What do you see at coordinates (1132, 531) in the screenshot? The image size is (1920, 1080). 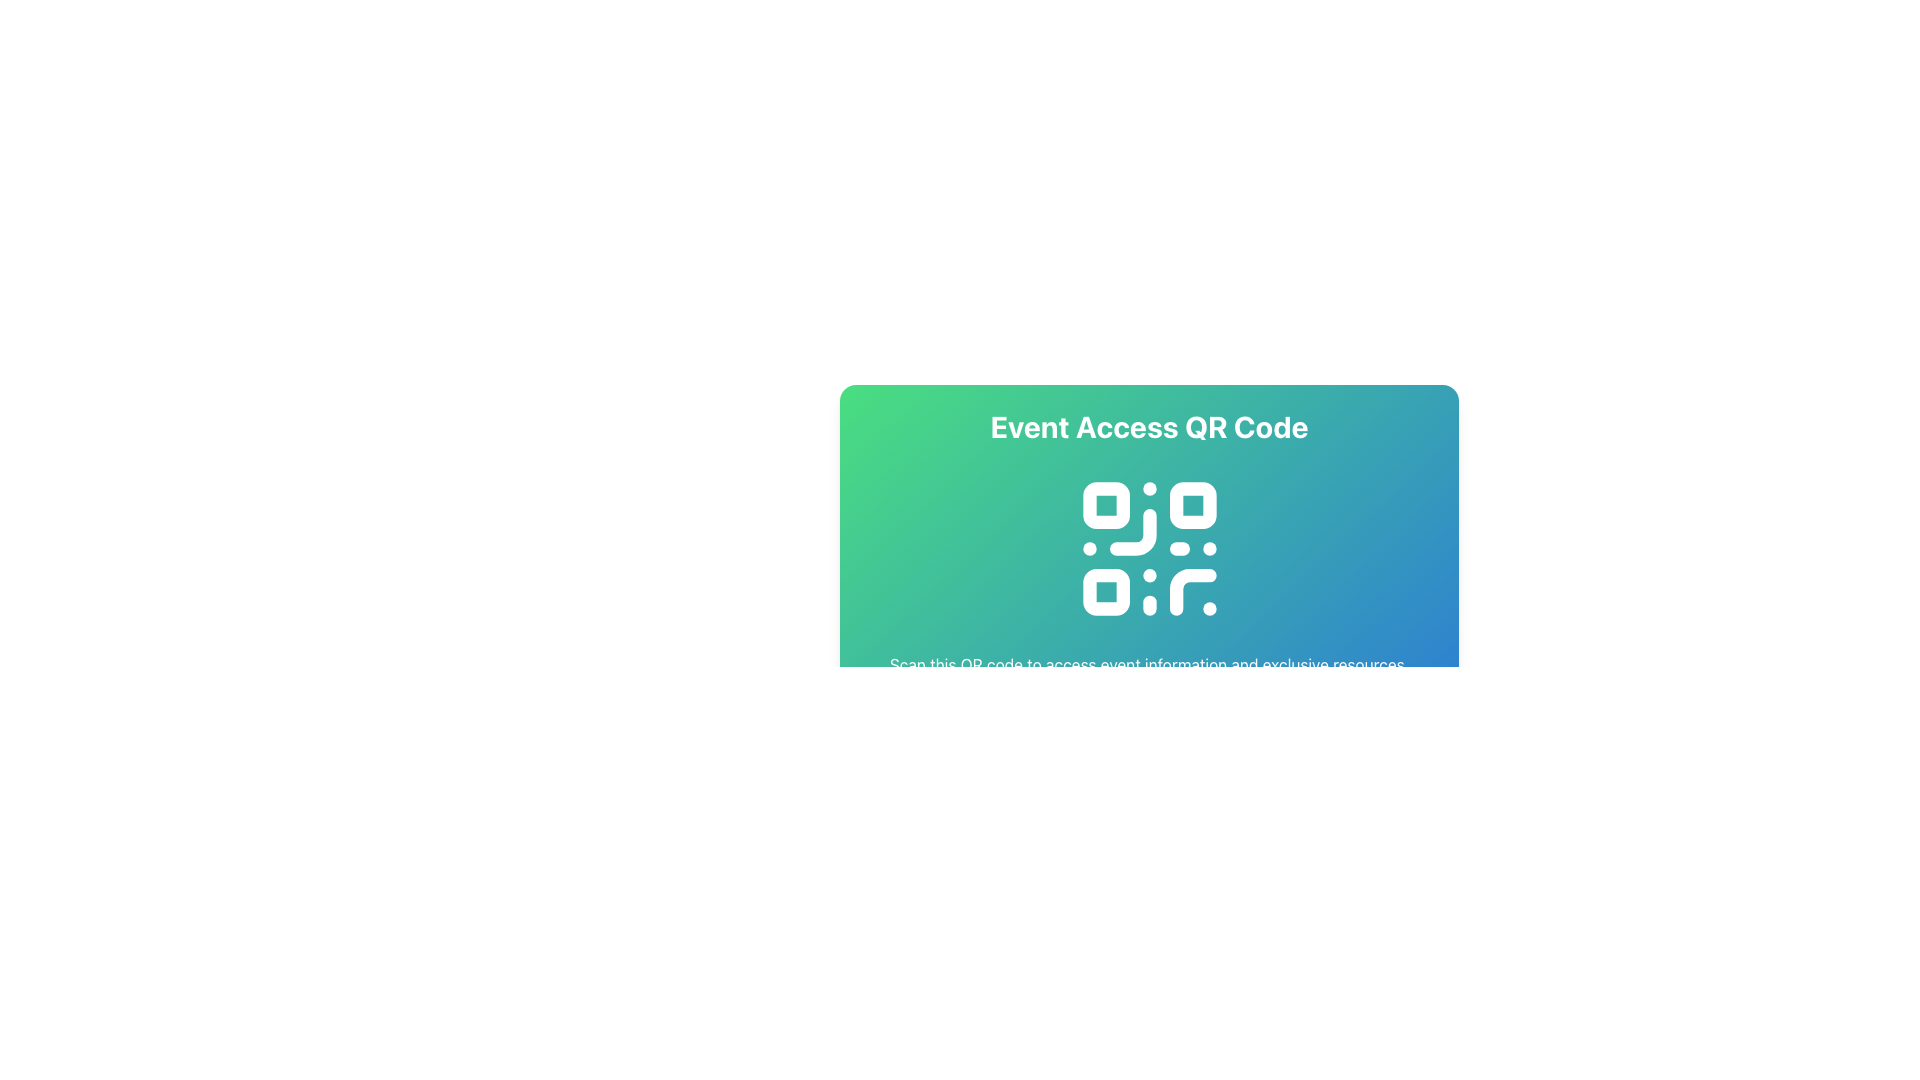 I see `the central lower-left area of the QR code icon, which is adjacent to a square module in the top left` at bounding box center [1132, 531].